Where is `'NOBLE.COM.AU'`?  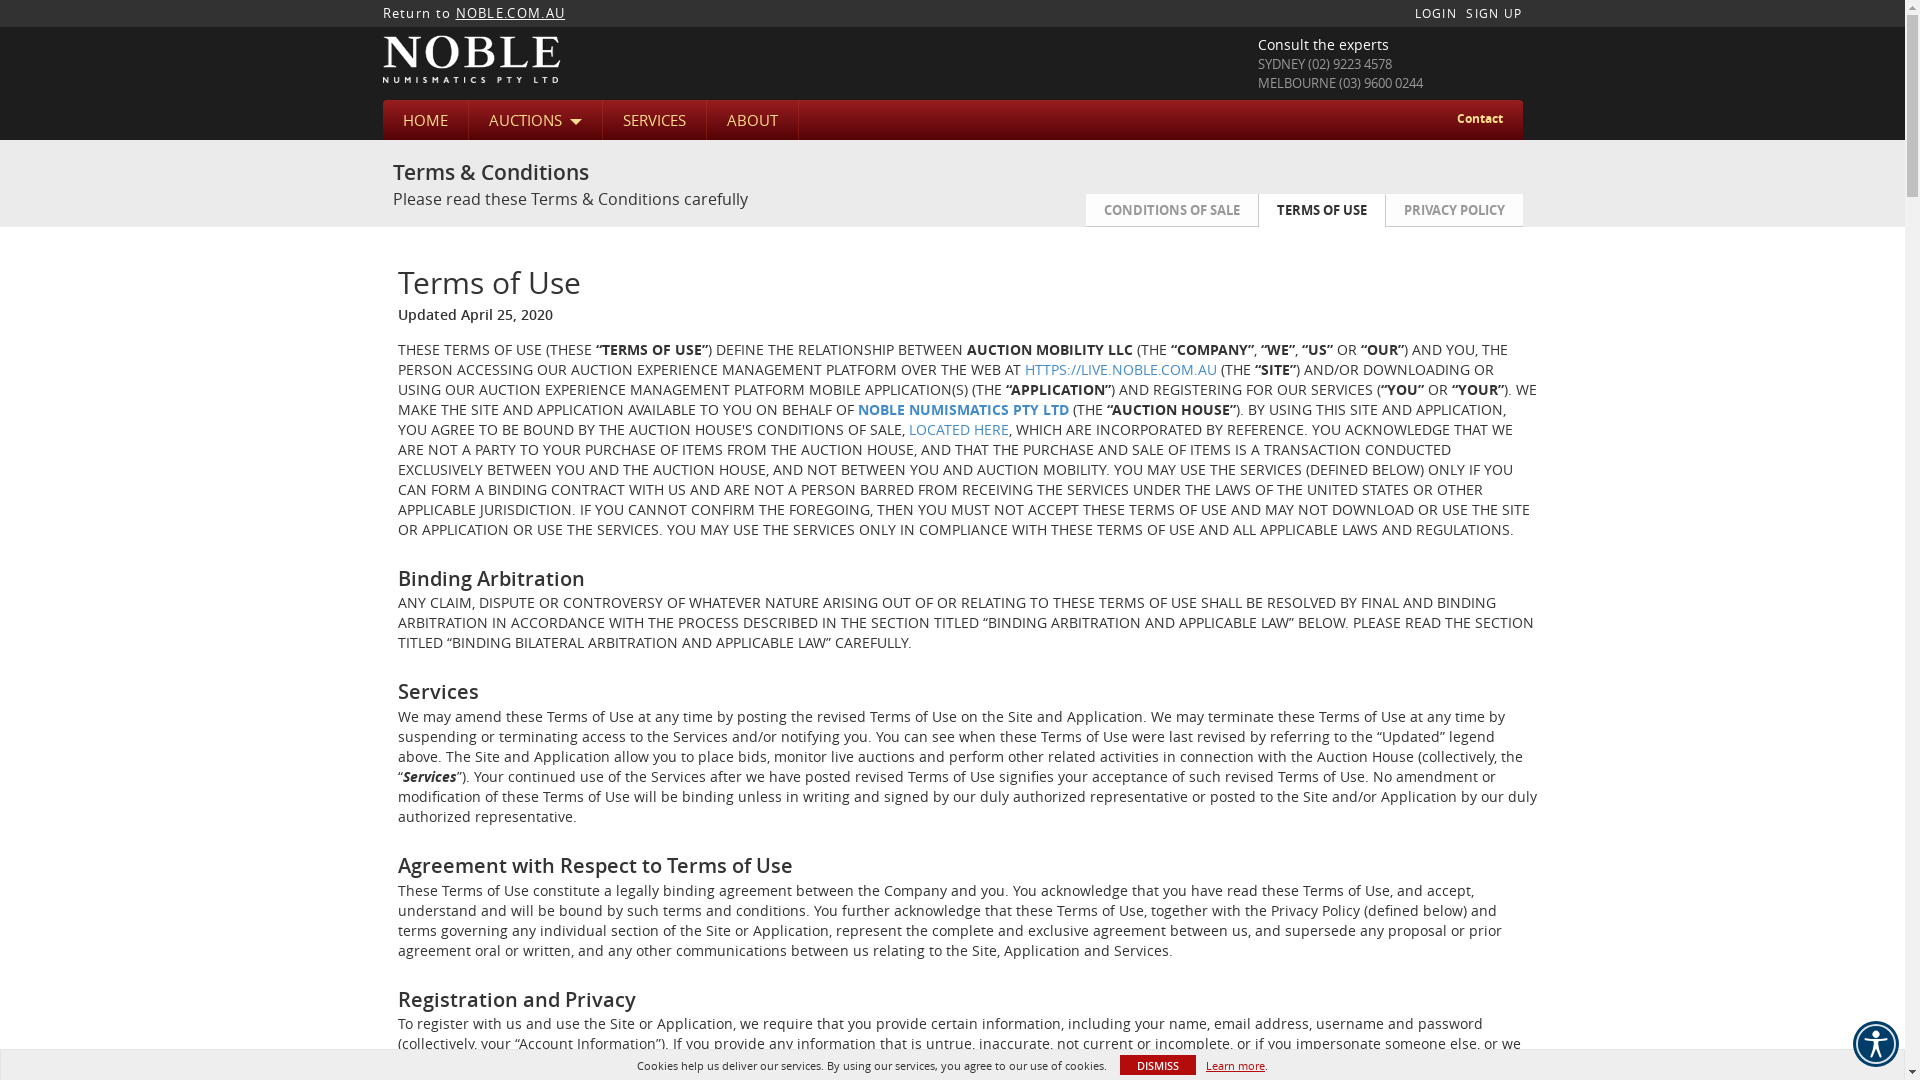 'NOBLE.COM.AU' is located at coordinates (510, 12).